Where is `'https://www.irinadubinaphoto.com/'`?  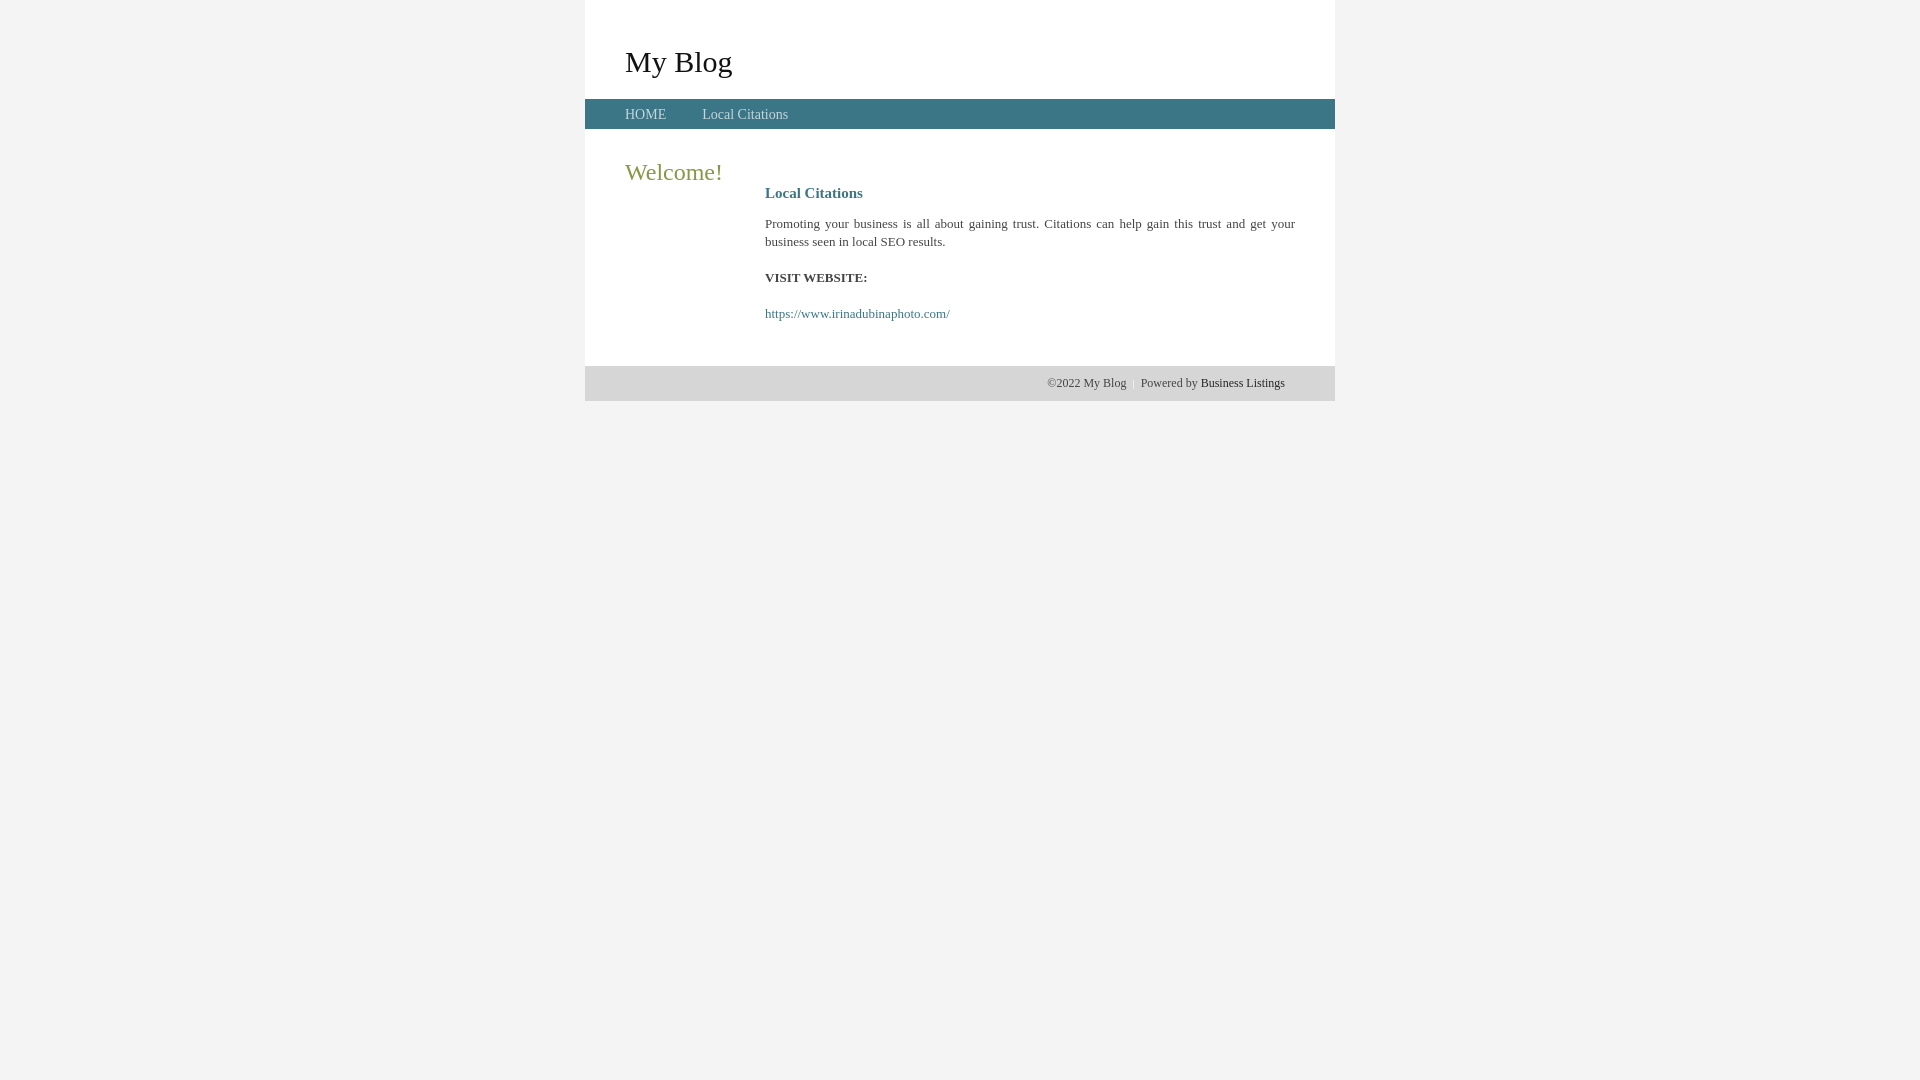
'https://www.irinadubinaphoto.com/' is located at coordinates (857, 313).